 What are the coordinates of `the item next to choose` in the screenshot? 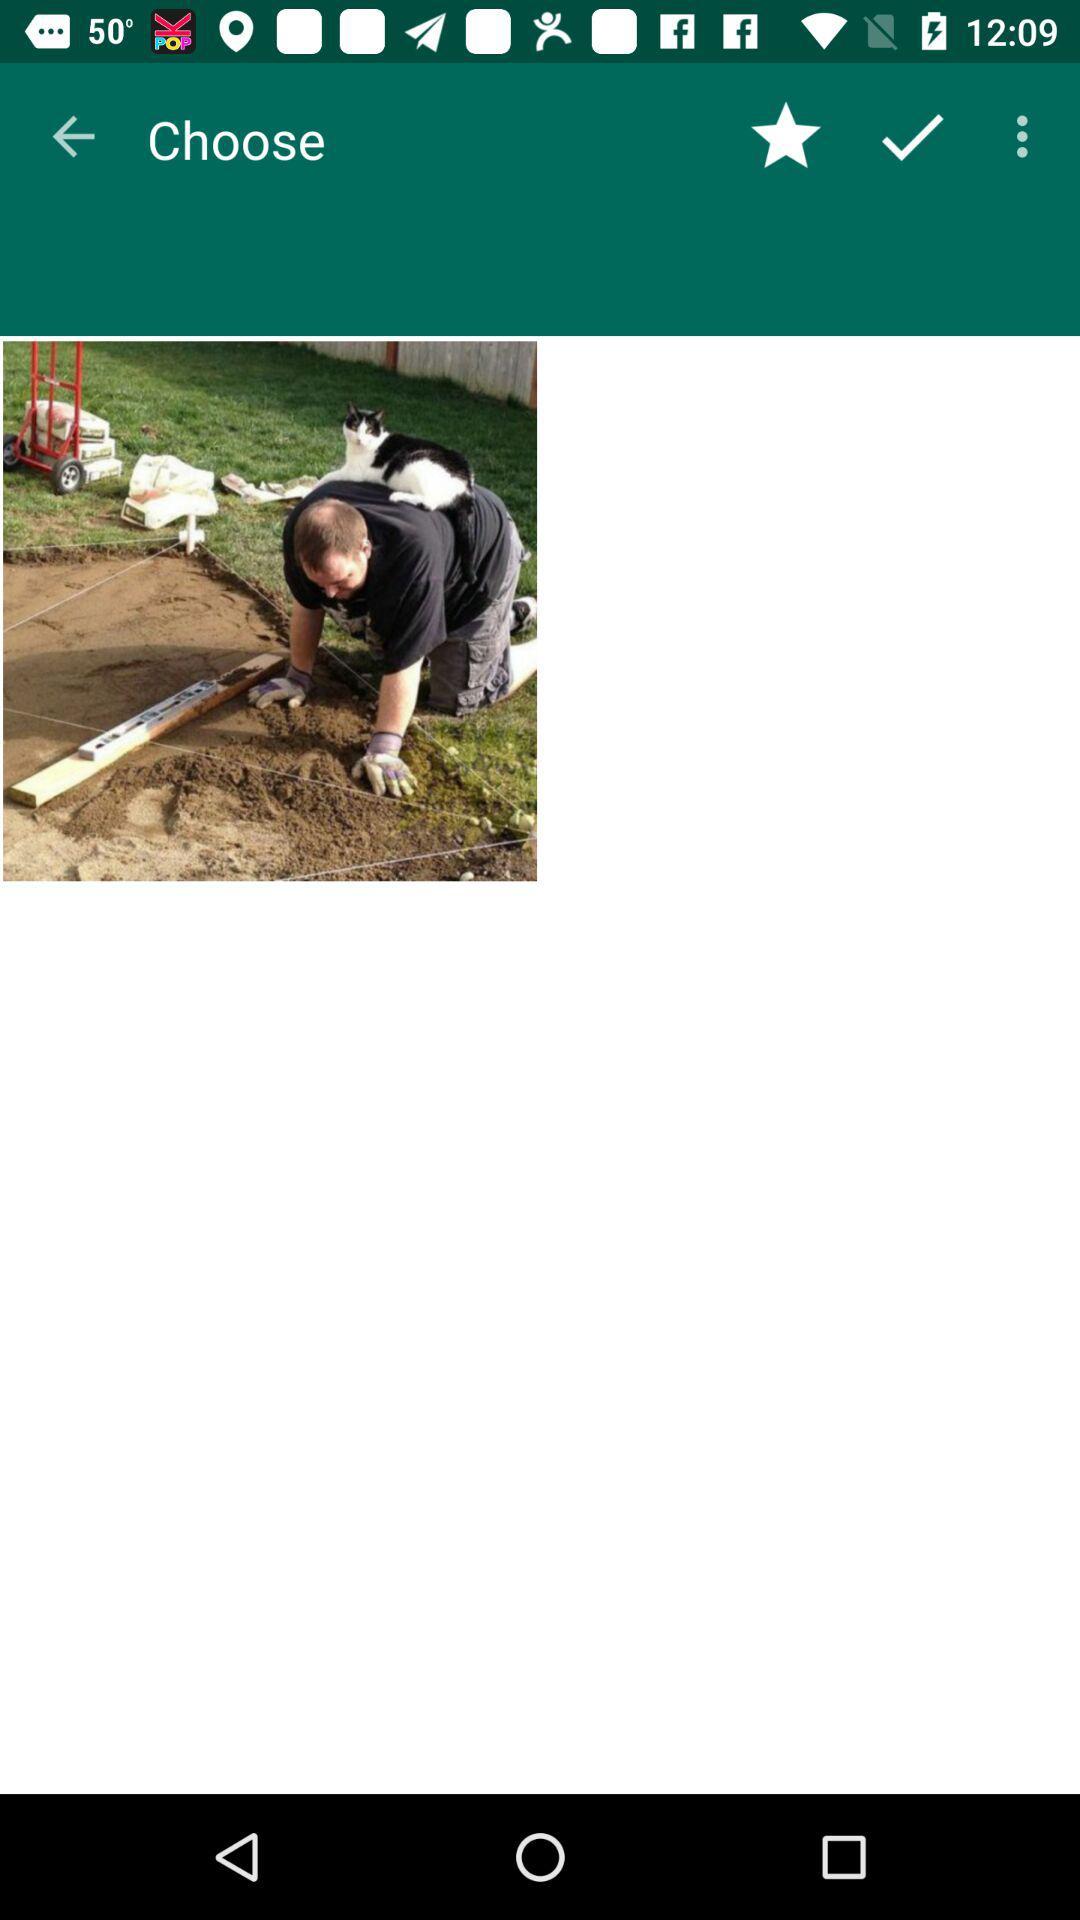 It's located at (785, 135).